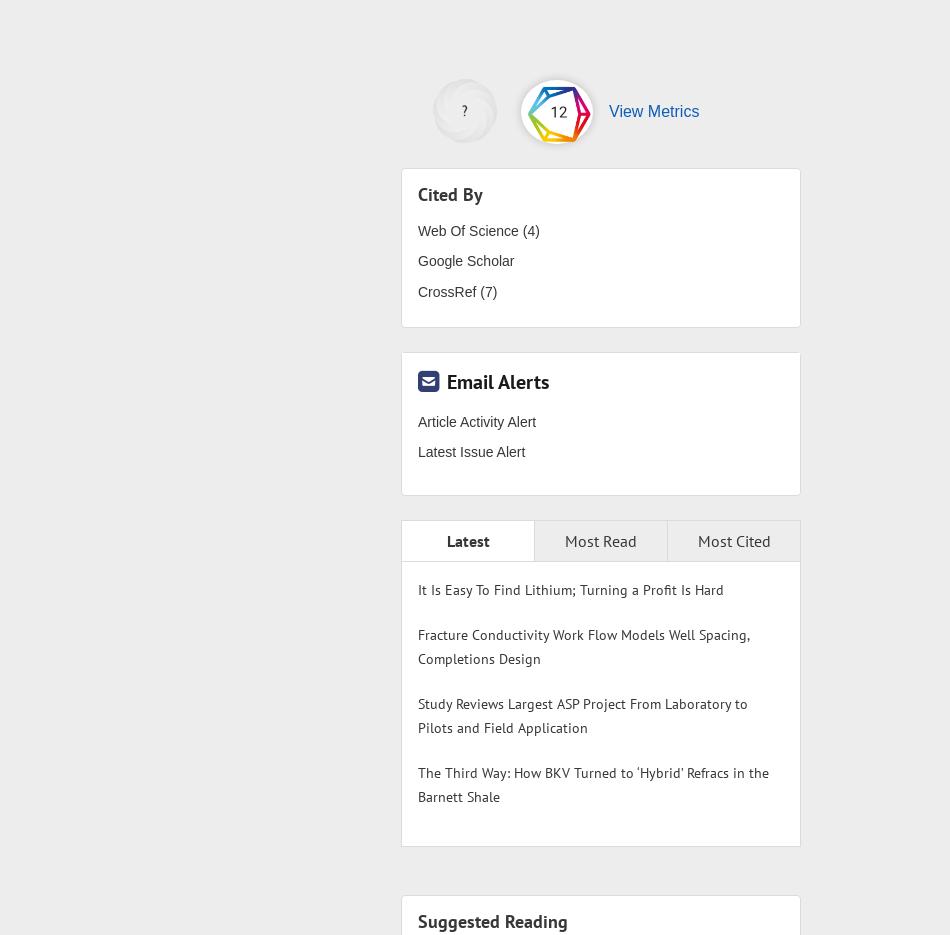 The width and height of the screenshot is (950, 935). I want to click on '12', so click(549, 109).